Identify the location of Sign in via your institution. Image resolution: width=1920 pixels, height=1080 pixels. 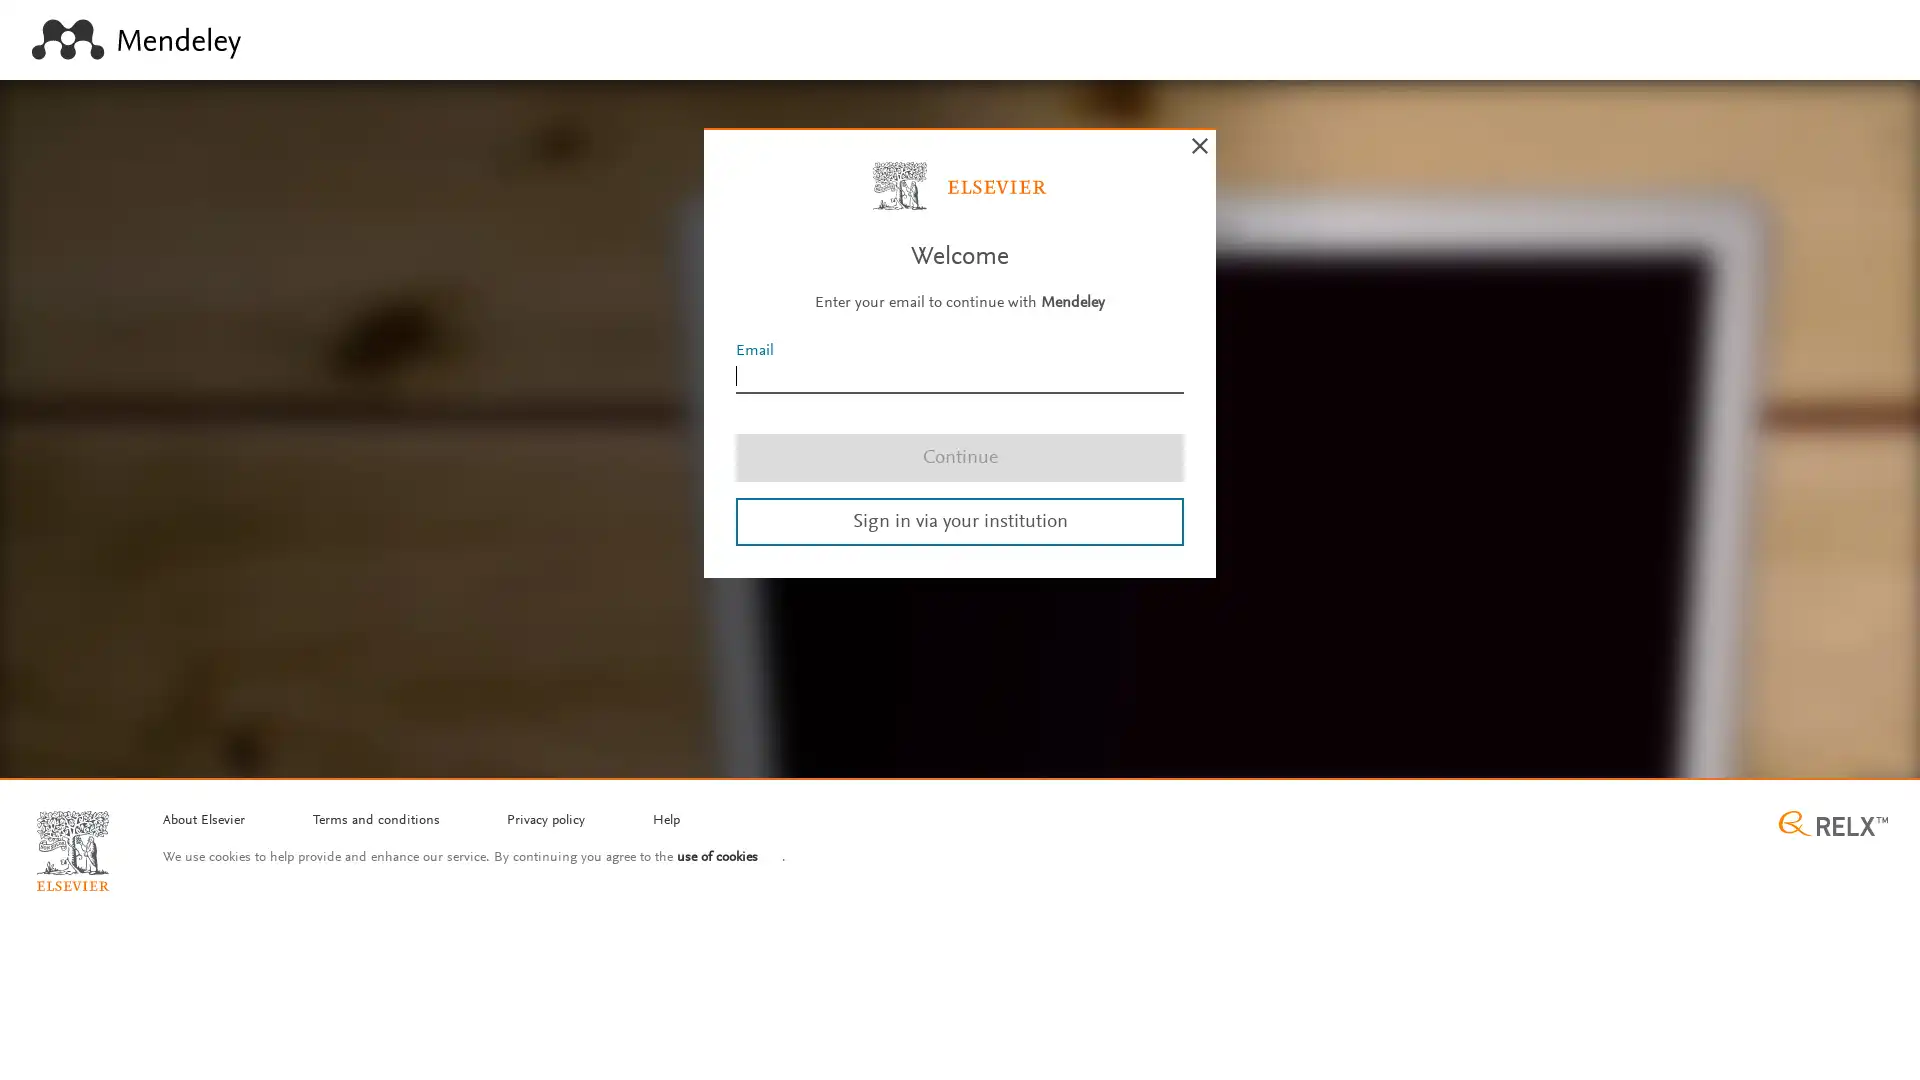
(960, 519).